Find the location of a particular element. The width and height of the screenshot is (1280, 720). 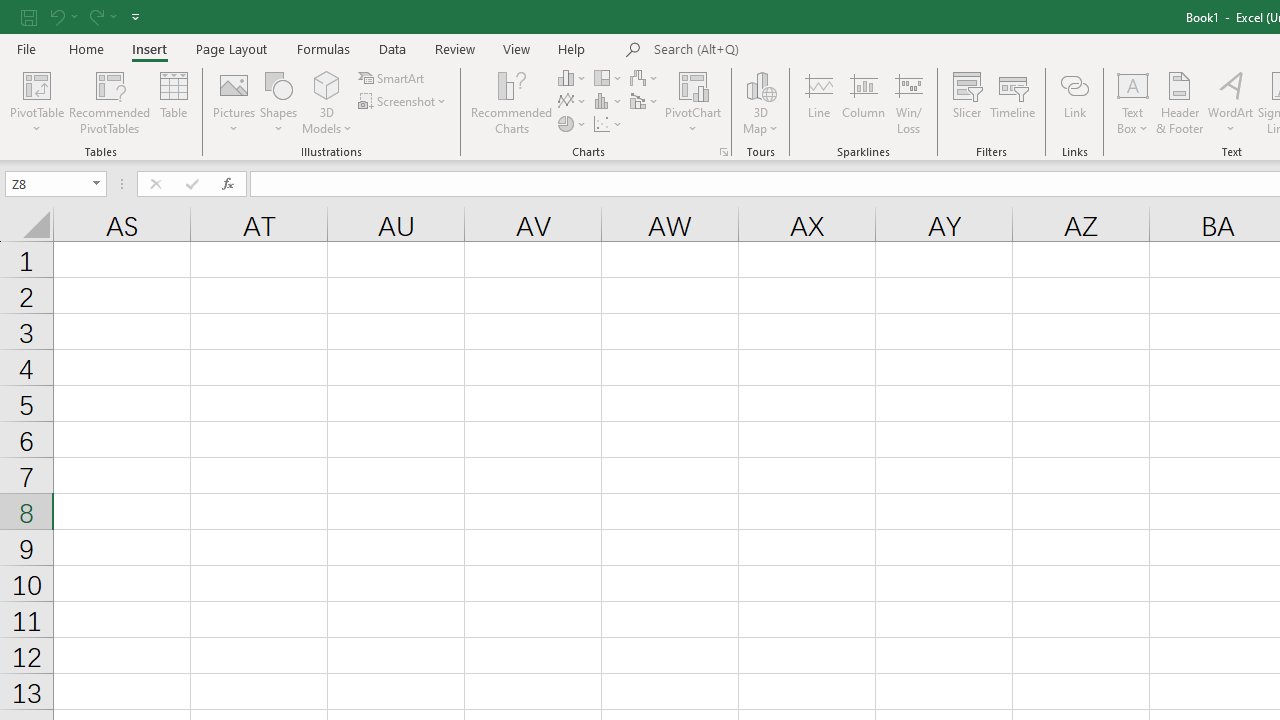

'WordArt' is located at coordinates (1229, 103).